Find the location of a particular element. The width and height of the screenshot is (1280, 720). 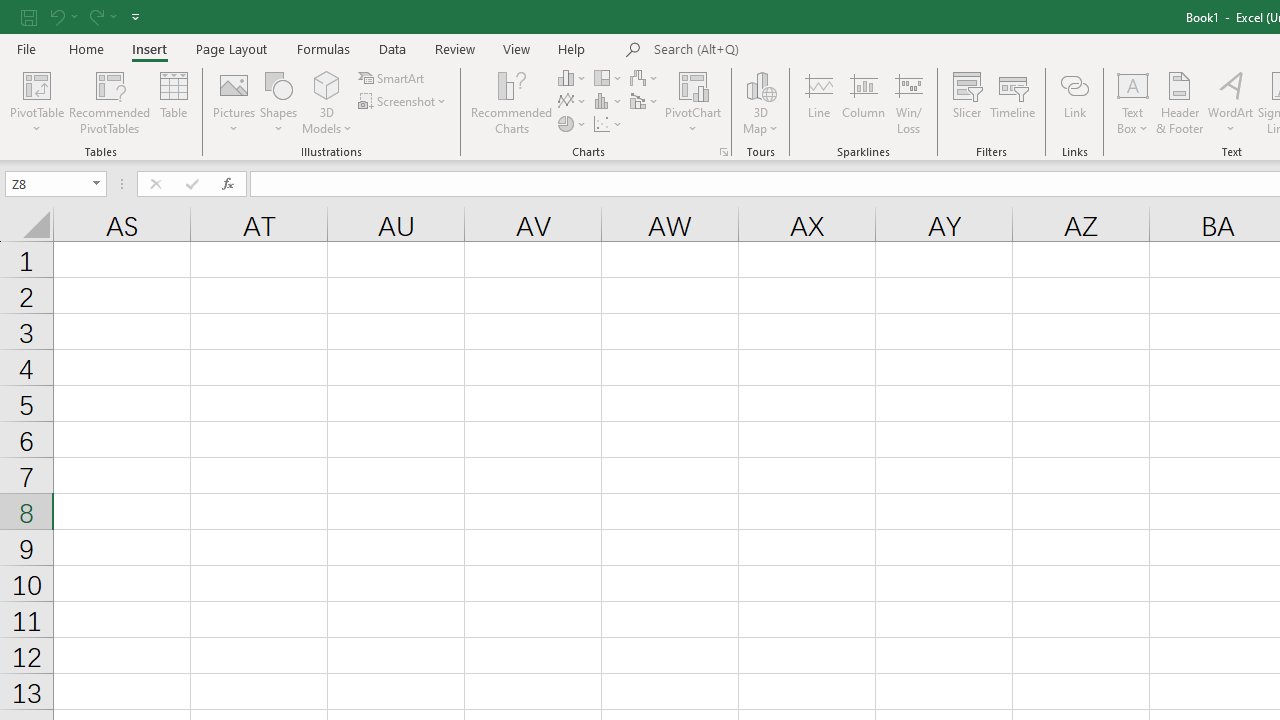

'WordArt' is located at coordinates (1229, 103).